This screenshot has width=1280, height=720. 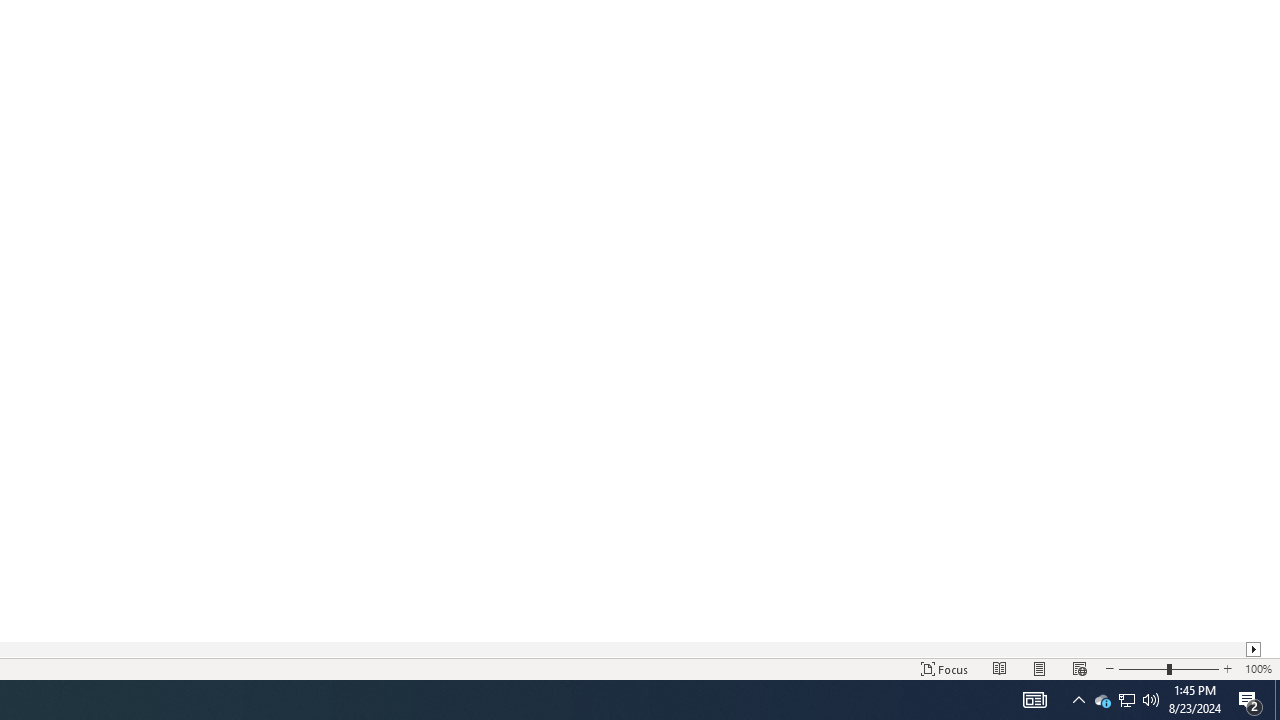 What do you see at coordinates (1000, 669) in the screenshot?
I see `'Read Mode'` at bounding box center [1000, 669].